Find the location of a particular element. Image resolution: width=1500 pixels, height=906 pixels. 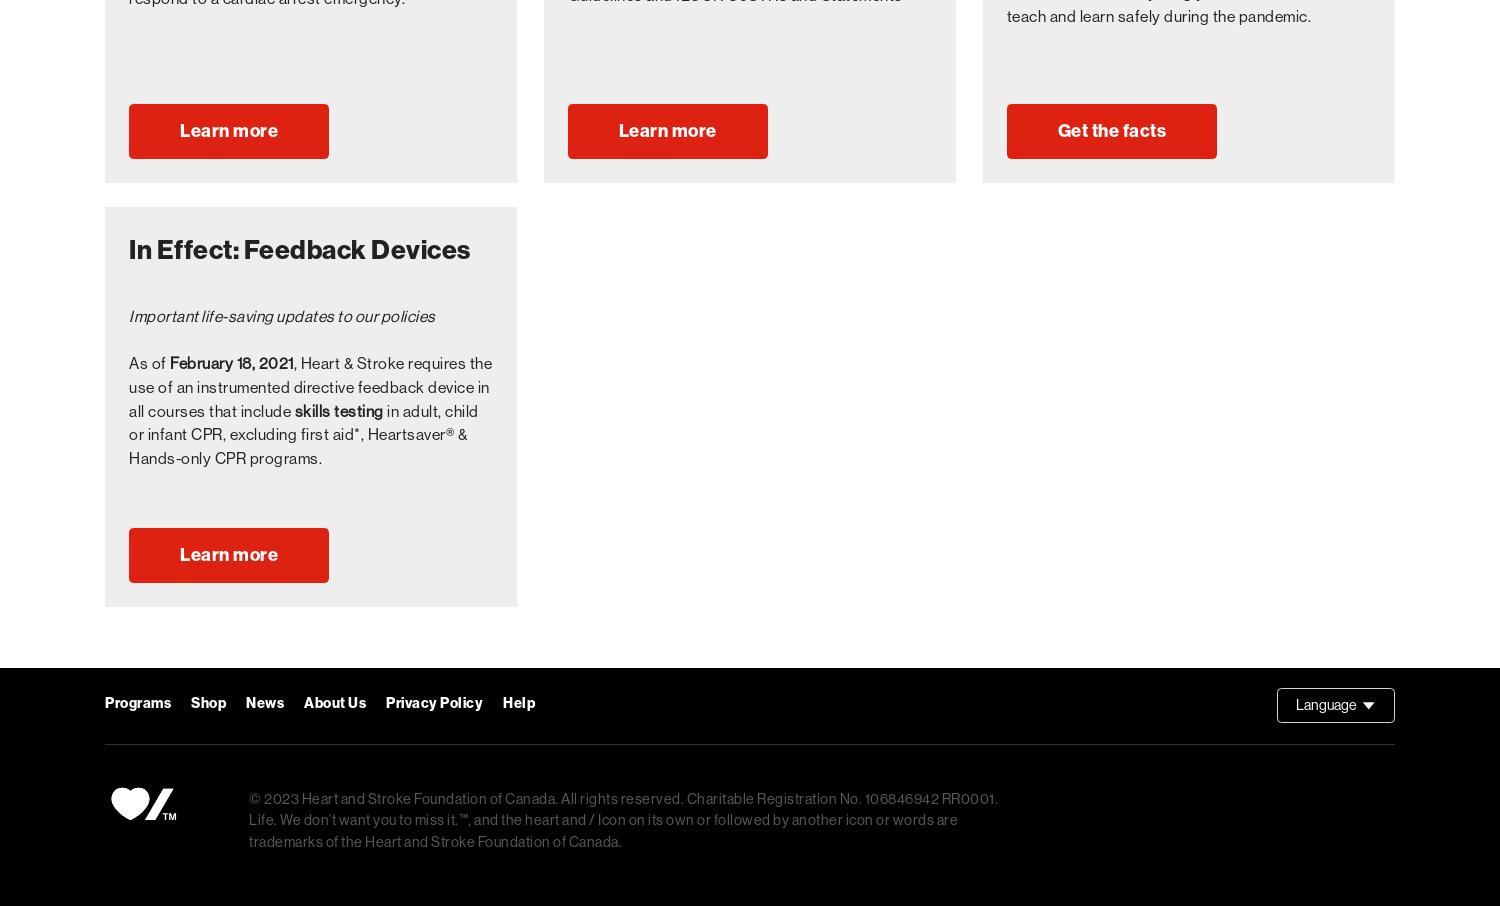

'Important life-saving updates to our policies' is located at coordinates (282, 316).